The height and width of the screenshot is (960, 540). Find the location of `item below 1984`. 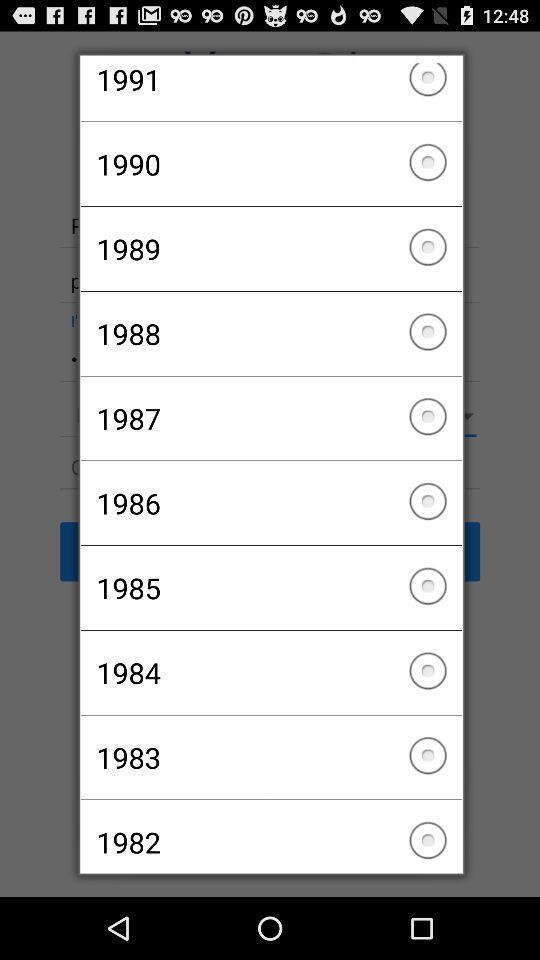

item below 1984 is located at coordinates (270, 756).